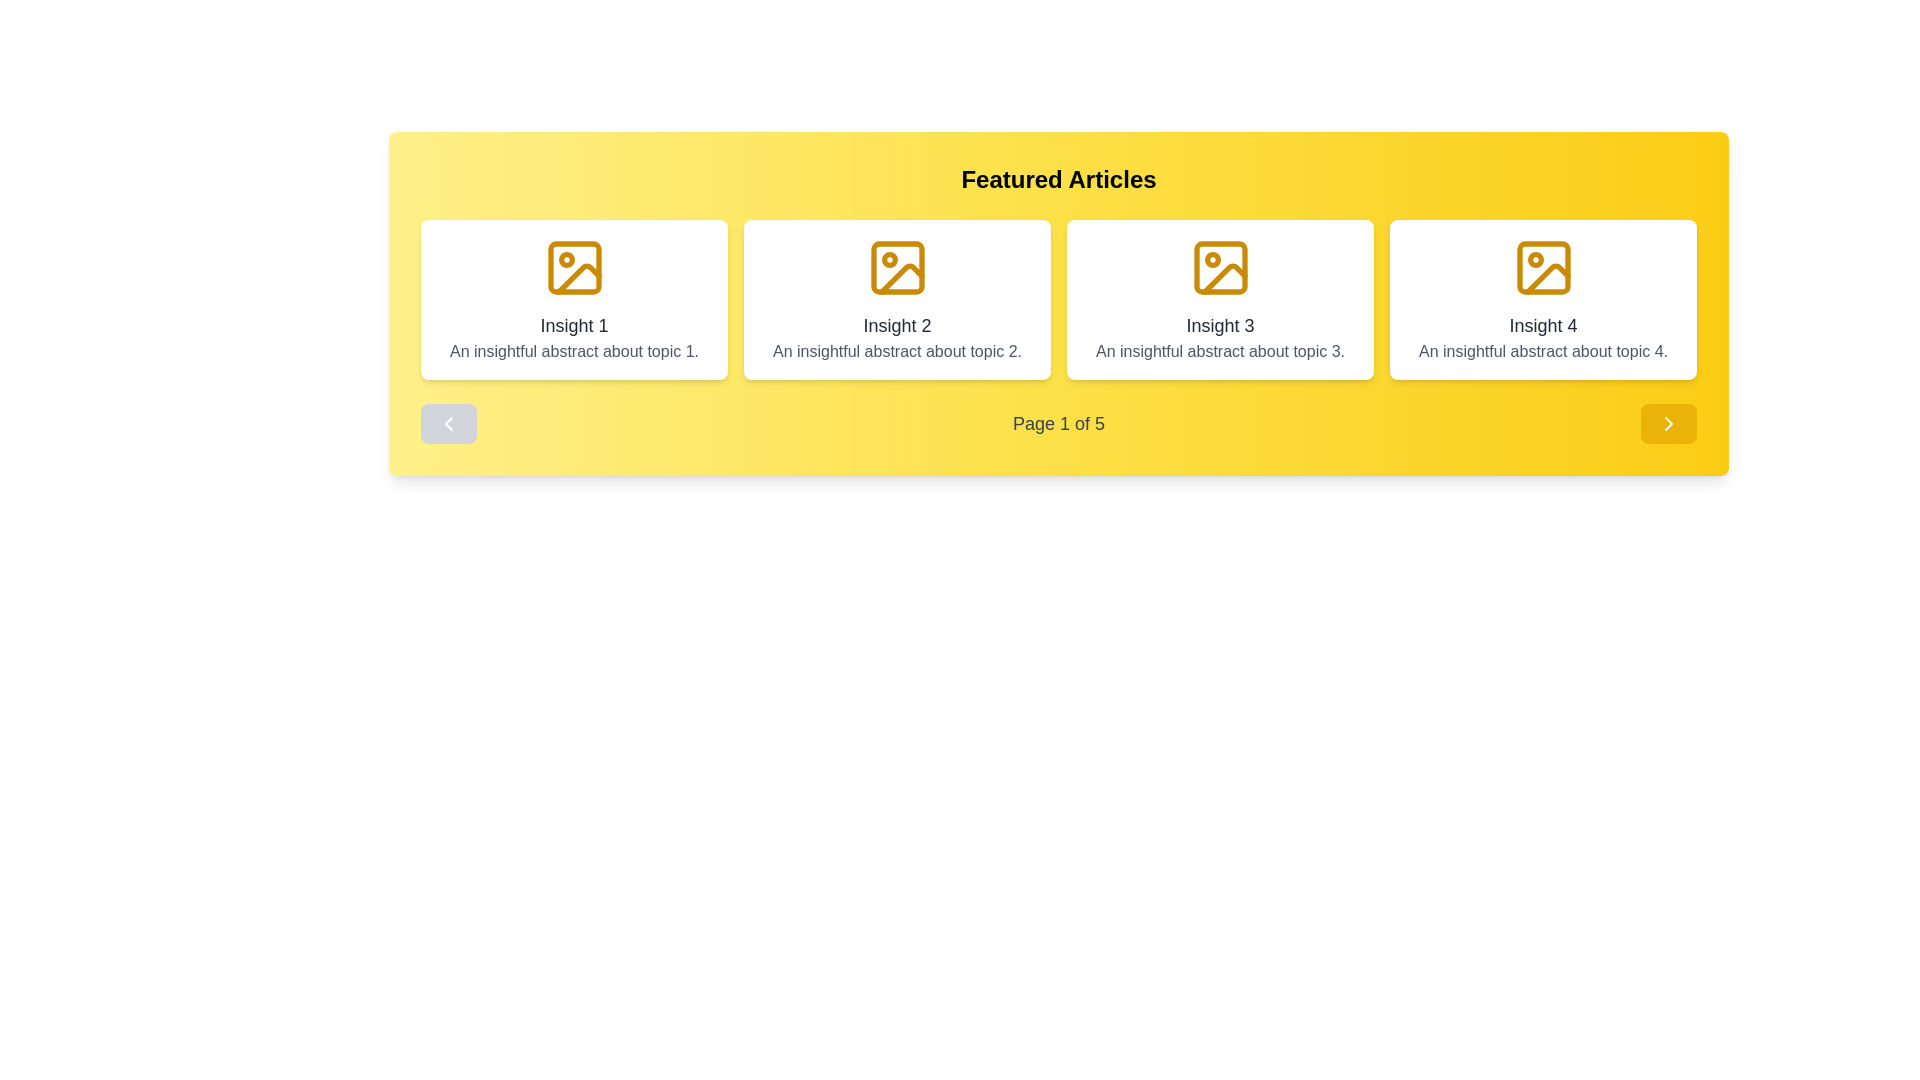  I want to click on text provided by the Text Label located beneath the title 'Insight 3' in the third card from the left in a horizontally-aligned grid of four cards, so click(1219, 350).